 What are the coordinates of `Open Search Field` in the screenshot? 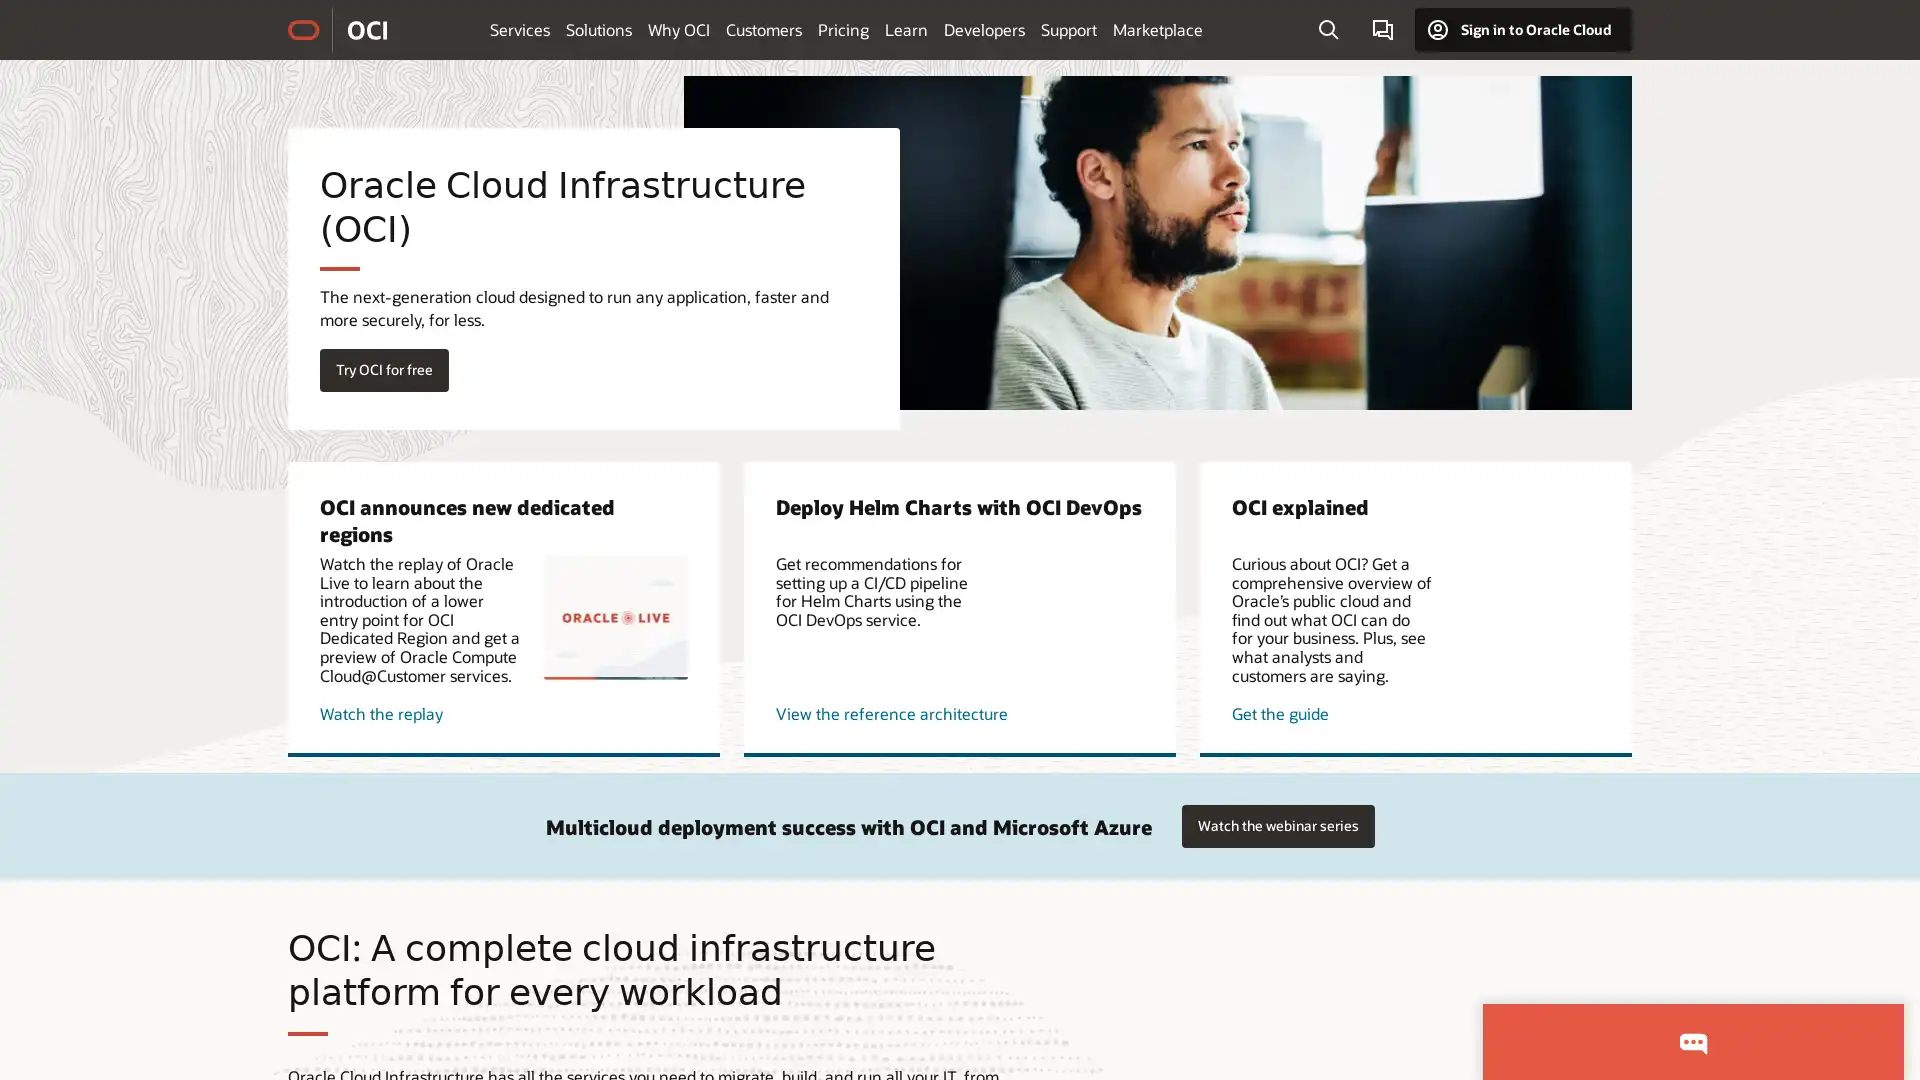 It's located at (1328, 30).